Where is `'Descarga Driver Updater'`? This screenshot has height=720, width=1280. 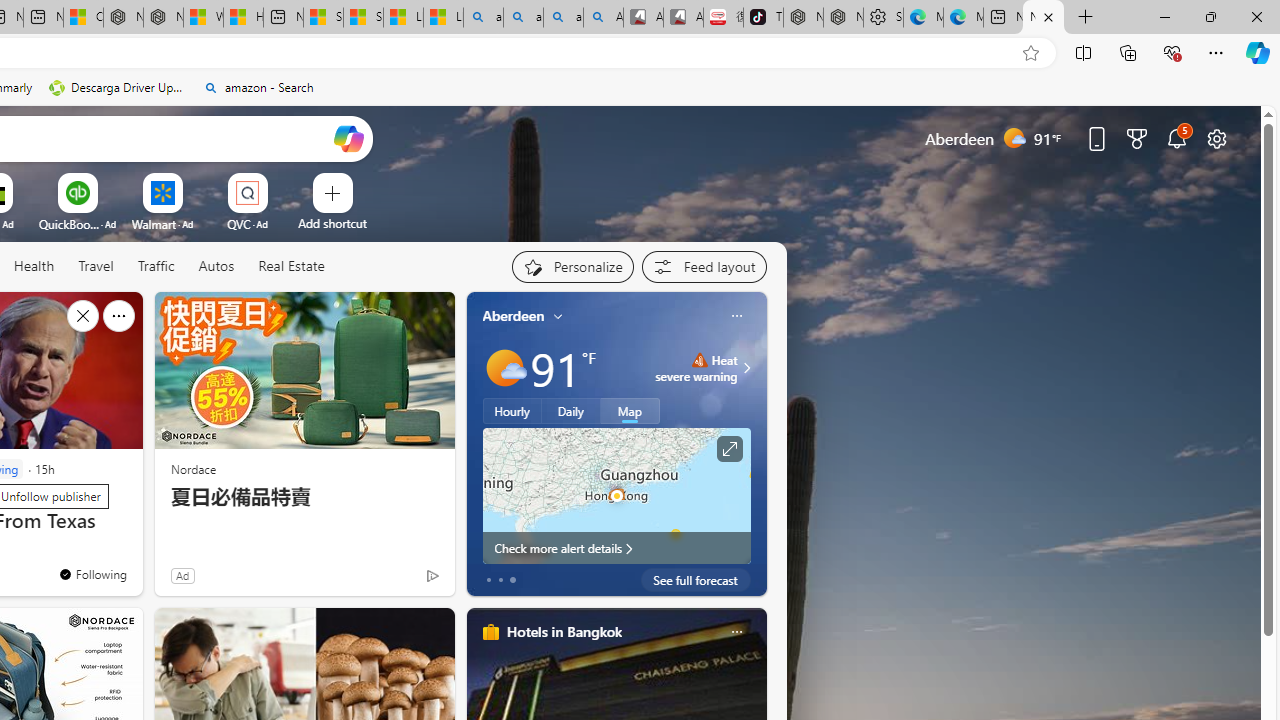
'Descarga Driver Updater' is located at coordinates (117, 87).